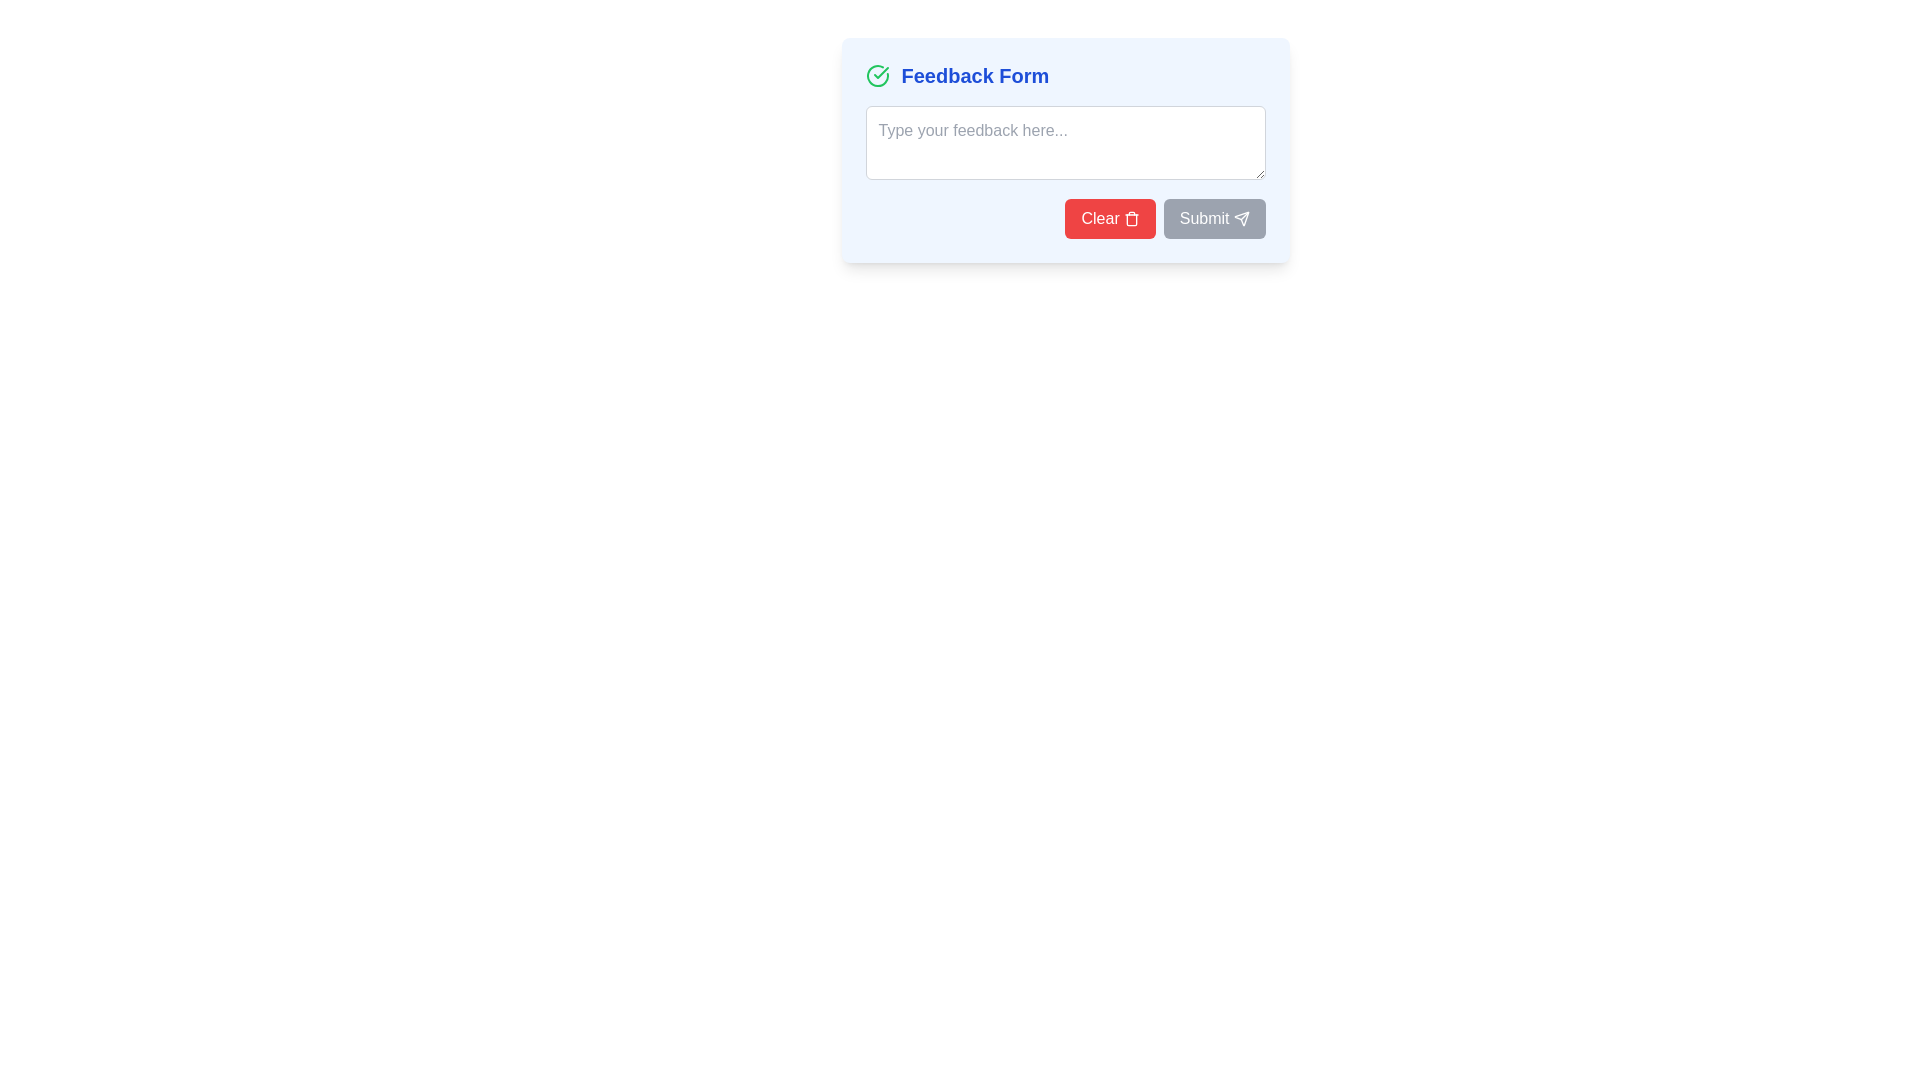 The width and height of the screenshot is (1920, 1080). I want to click on the feedback submission icon located within the 'Submit' button at the bottom-right of the 'Feedback Form' panel, so click(1240, 219).